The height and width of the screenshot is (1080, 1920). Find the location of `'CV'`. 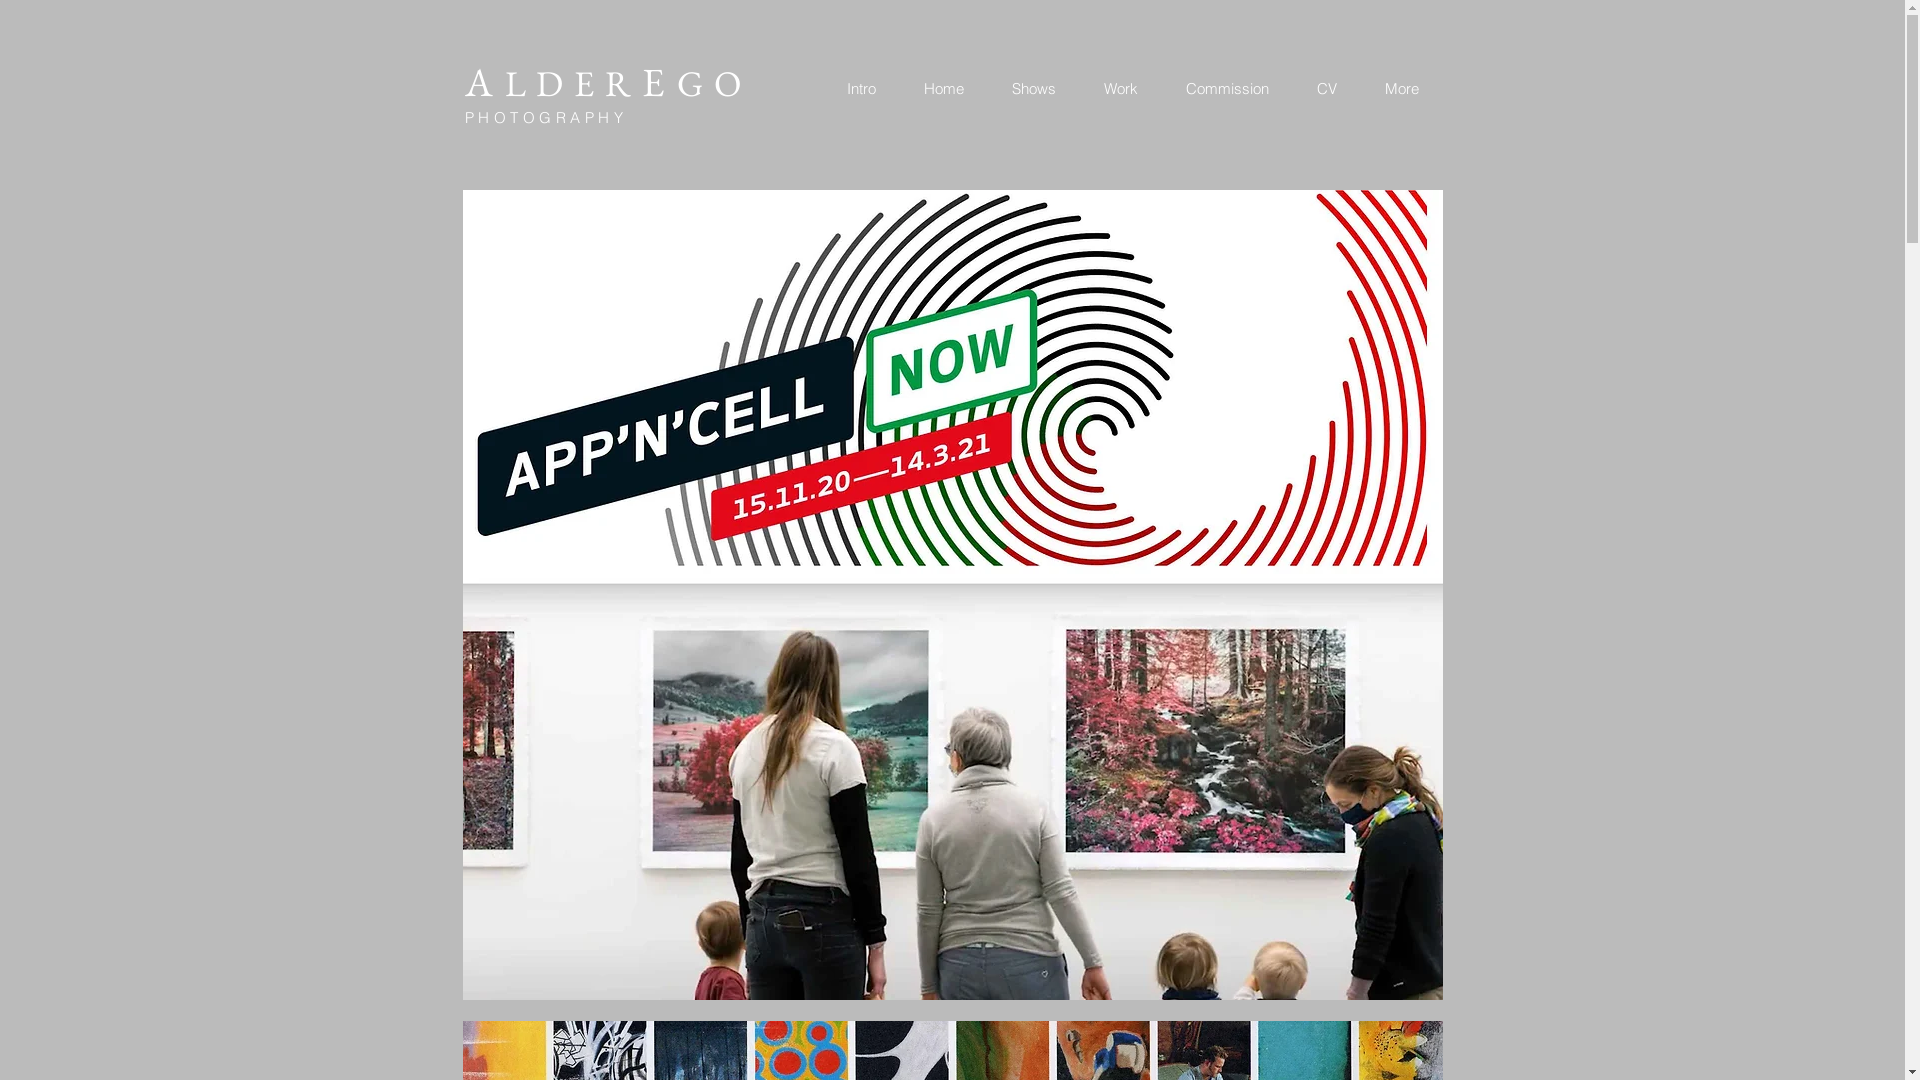

'CV' is located at coordinates (1325, 87).